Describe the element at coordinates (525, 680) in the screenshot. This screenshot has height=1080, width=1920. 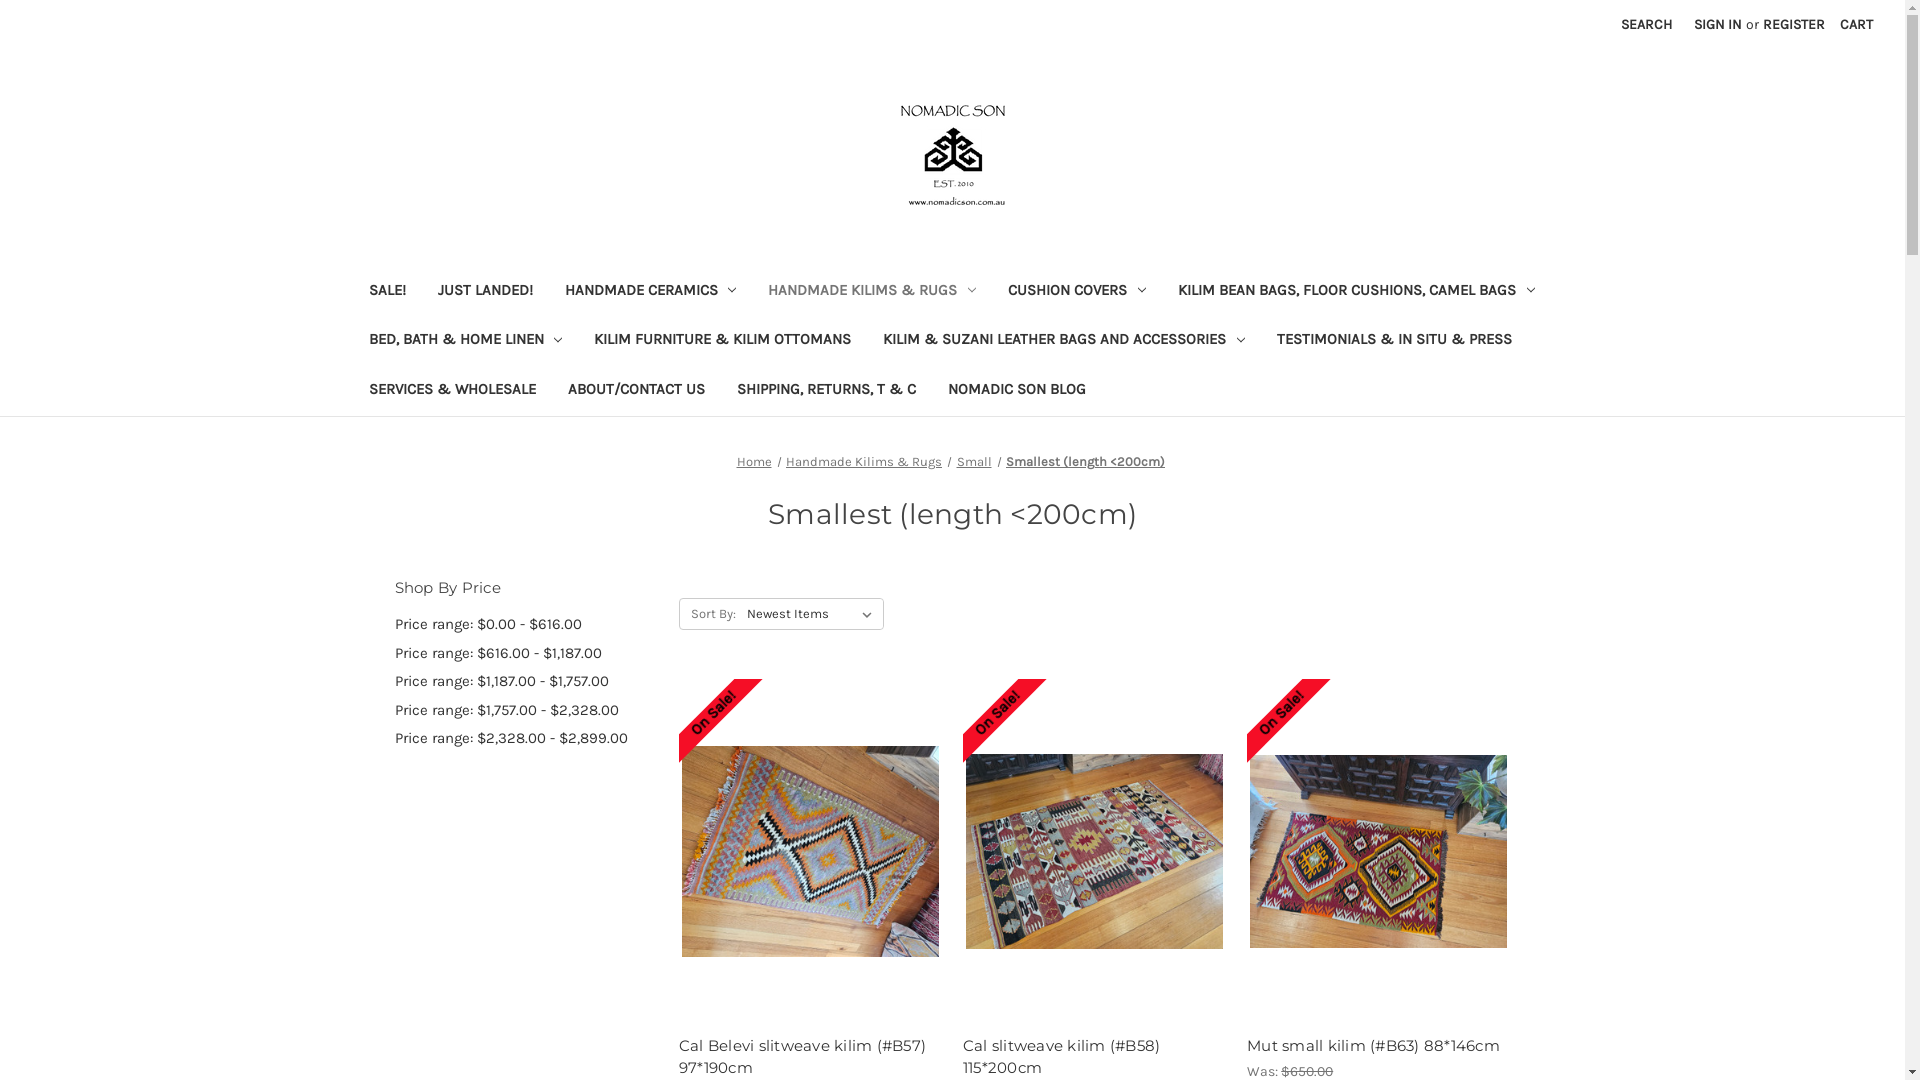
I see `'Price range: $1,187.00 - $1,757.00'` at that location.